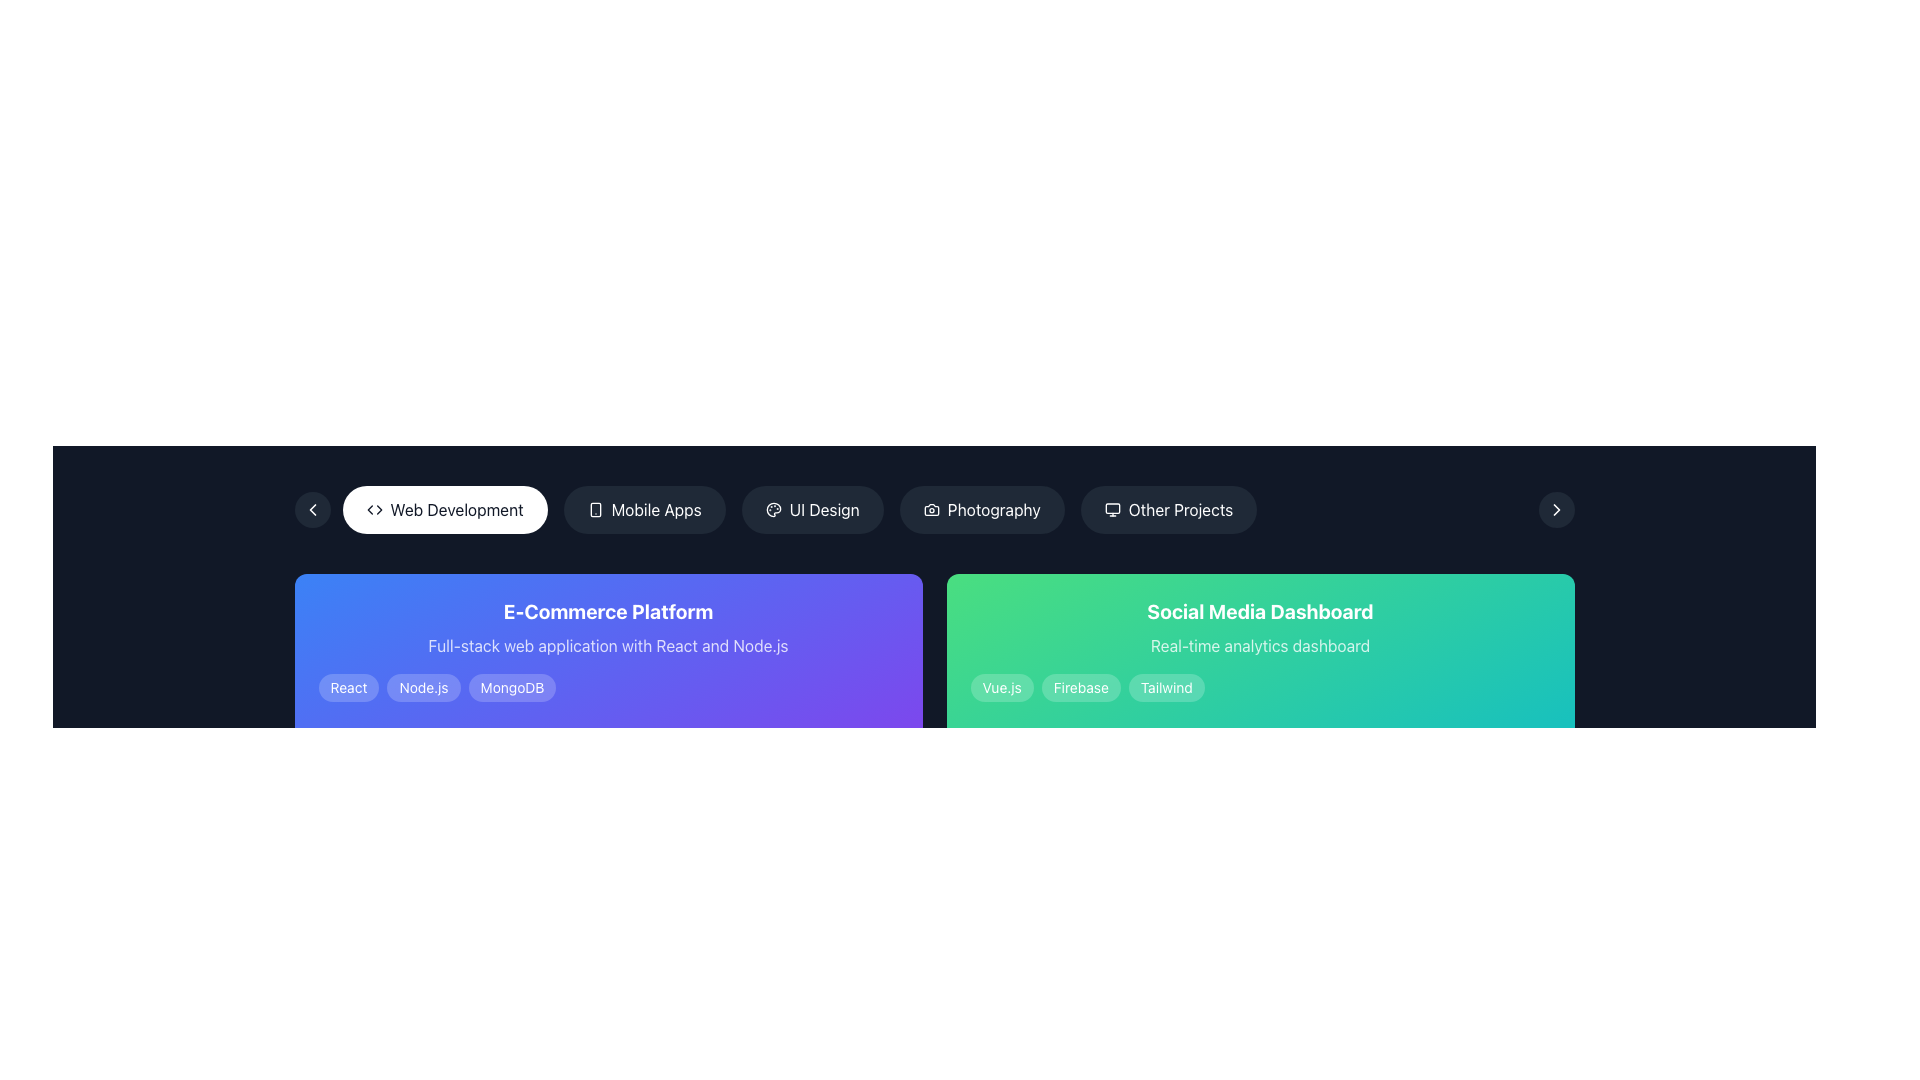  What do you see at coordinates (994, 508) in the screenshot?
I see `the text label 'Photography' styled in white against a dark background` at bounding box center [994, 508].